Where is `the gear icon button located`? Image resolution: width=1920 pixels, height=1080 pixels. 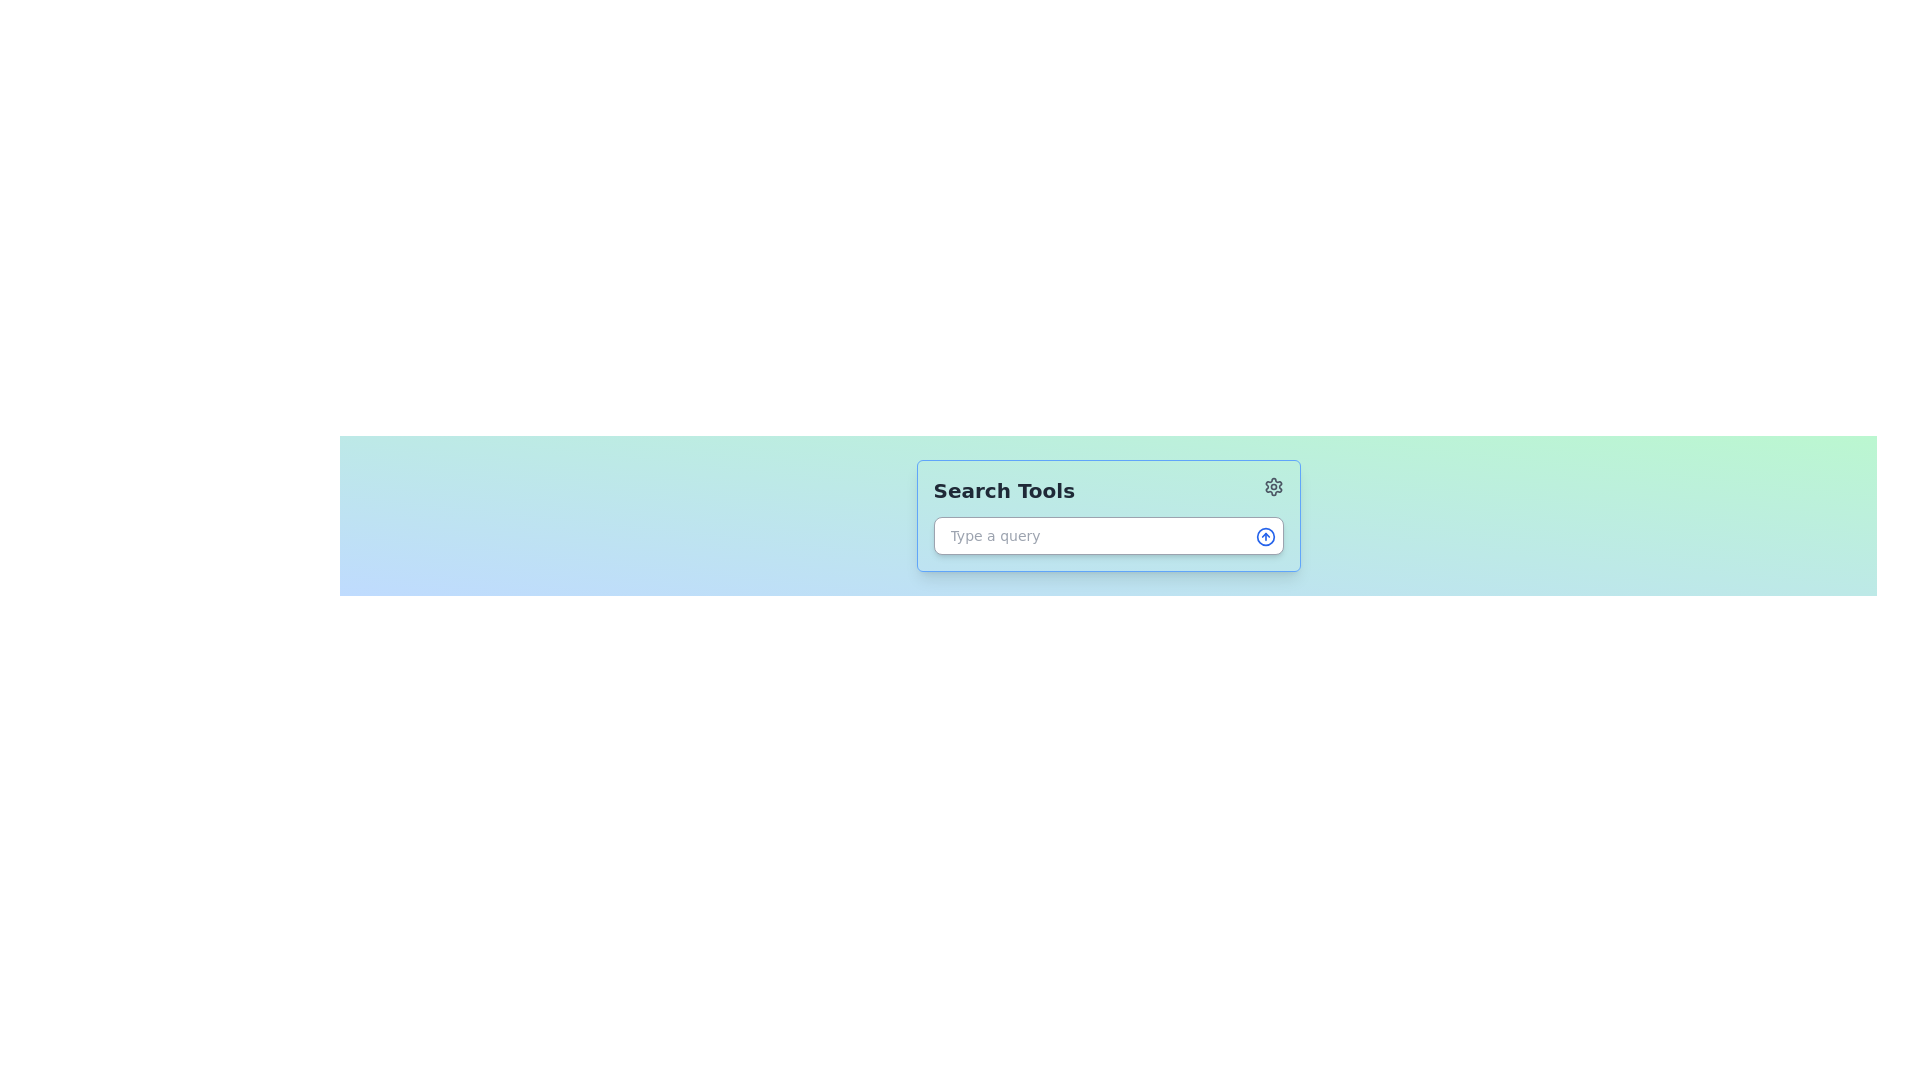
the gear icon button located is located at coordinates (1272, 486).